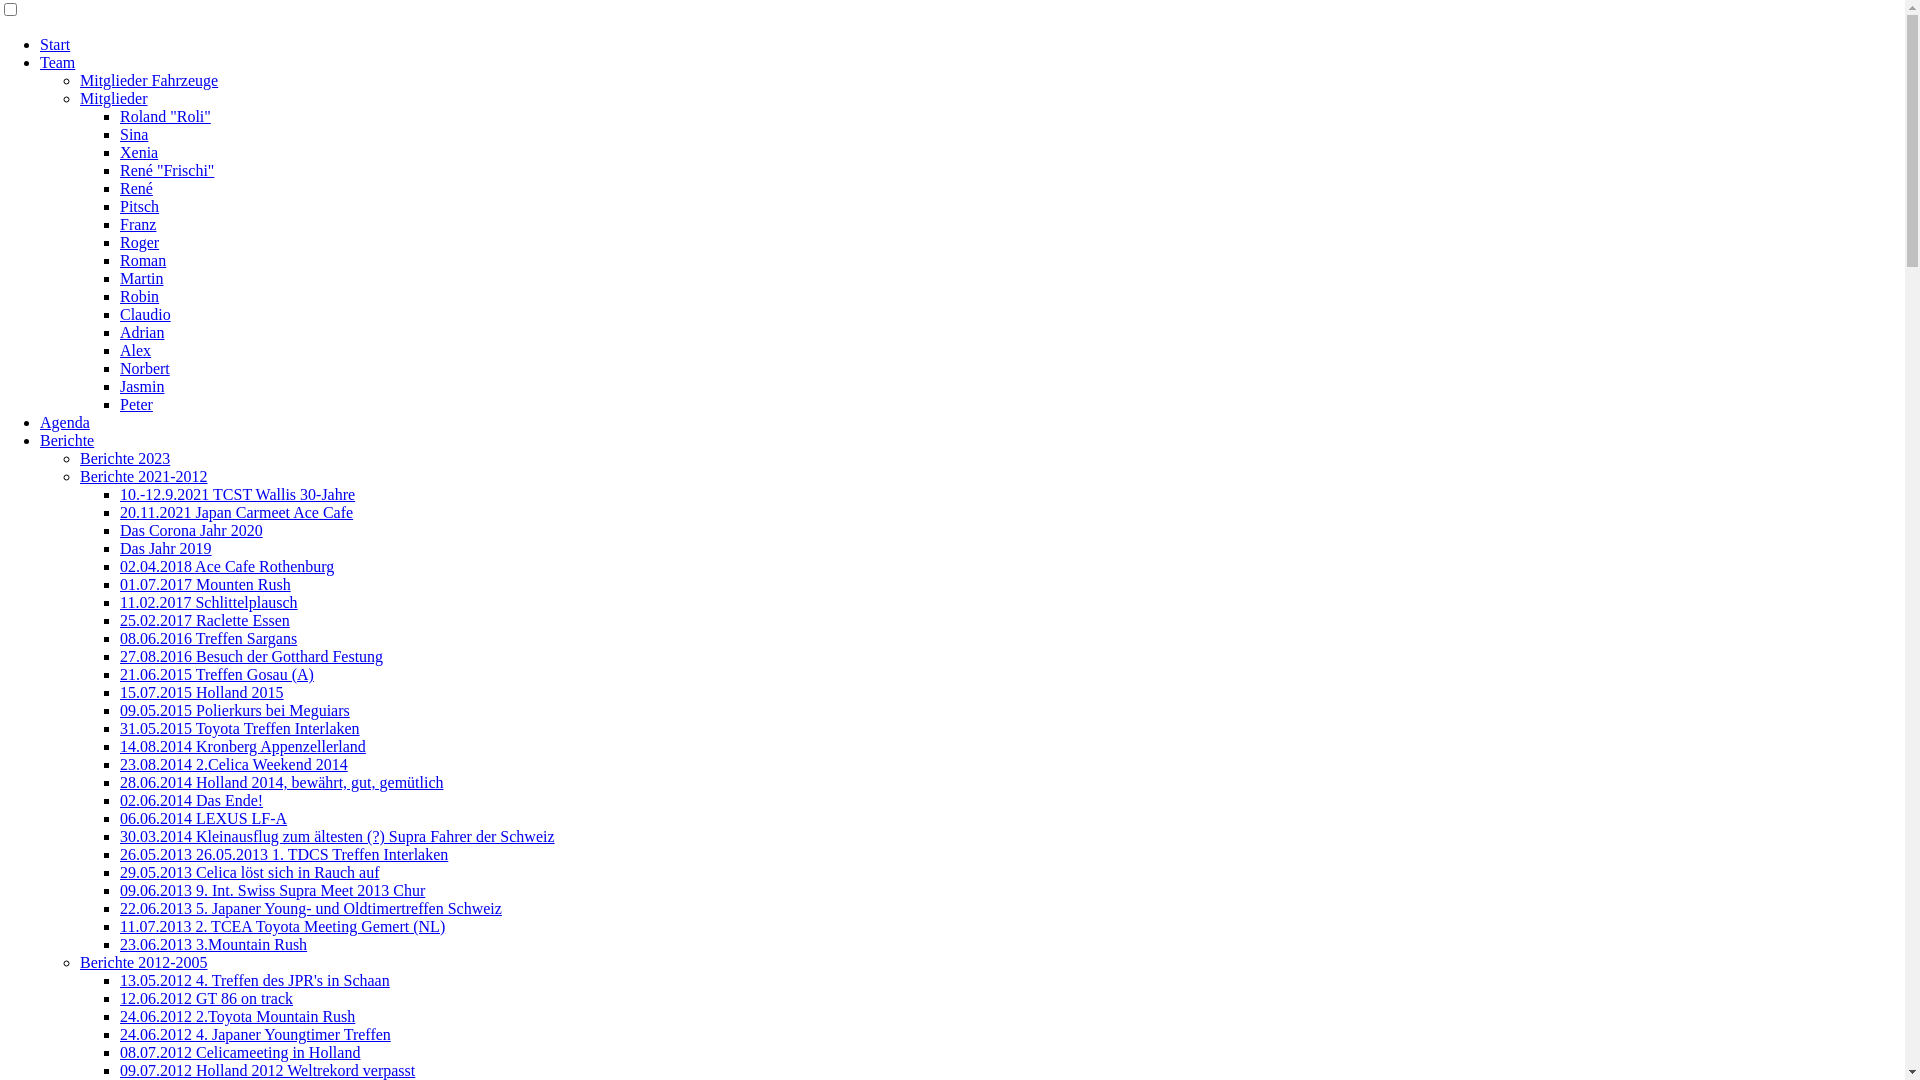  What do you see at coordinates (242, 746) in the screenshot?
I see `'14.08.2014 Kronberg Appenzellerland'` at bounding box center [242, 746].